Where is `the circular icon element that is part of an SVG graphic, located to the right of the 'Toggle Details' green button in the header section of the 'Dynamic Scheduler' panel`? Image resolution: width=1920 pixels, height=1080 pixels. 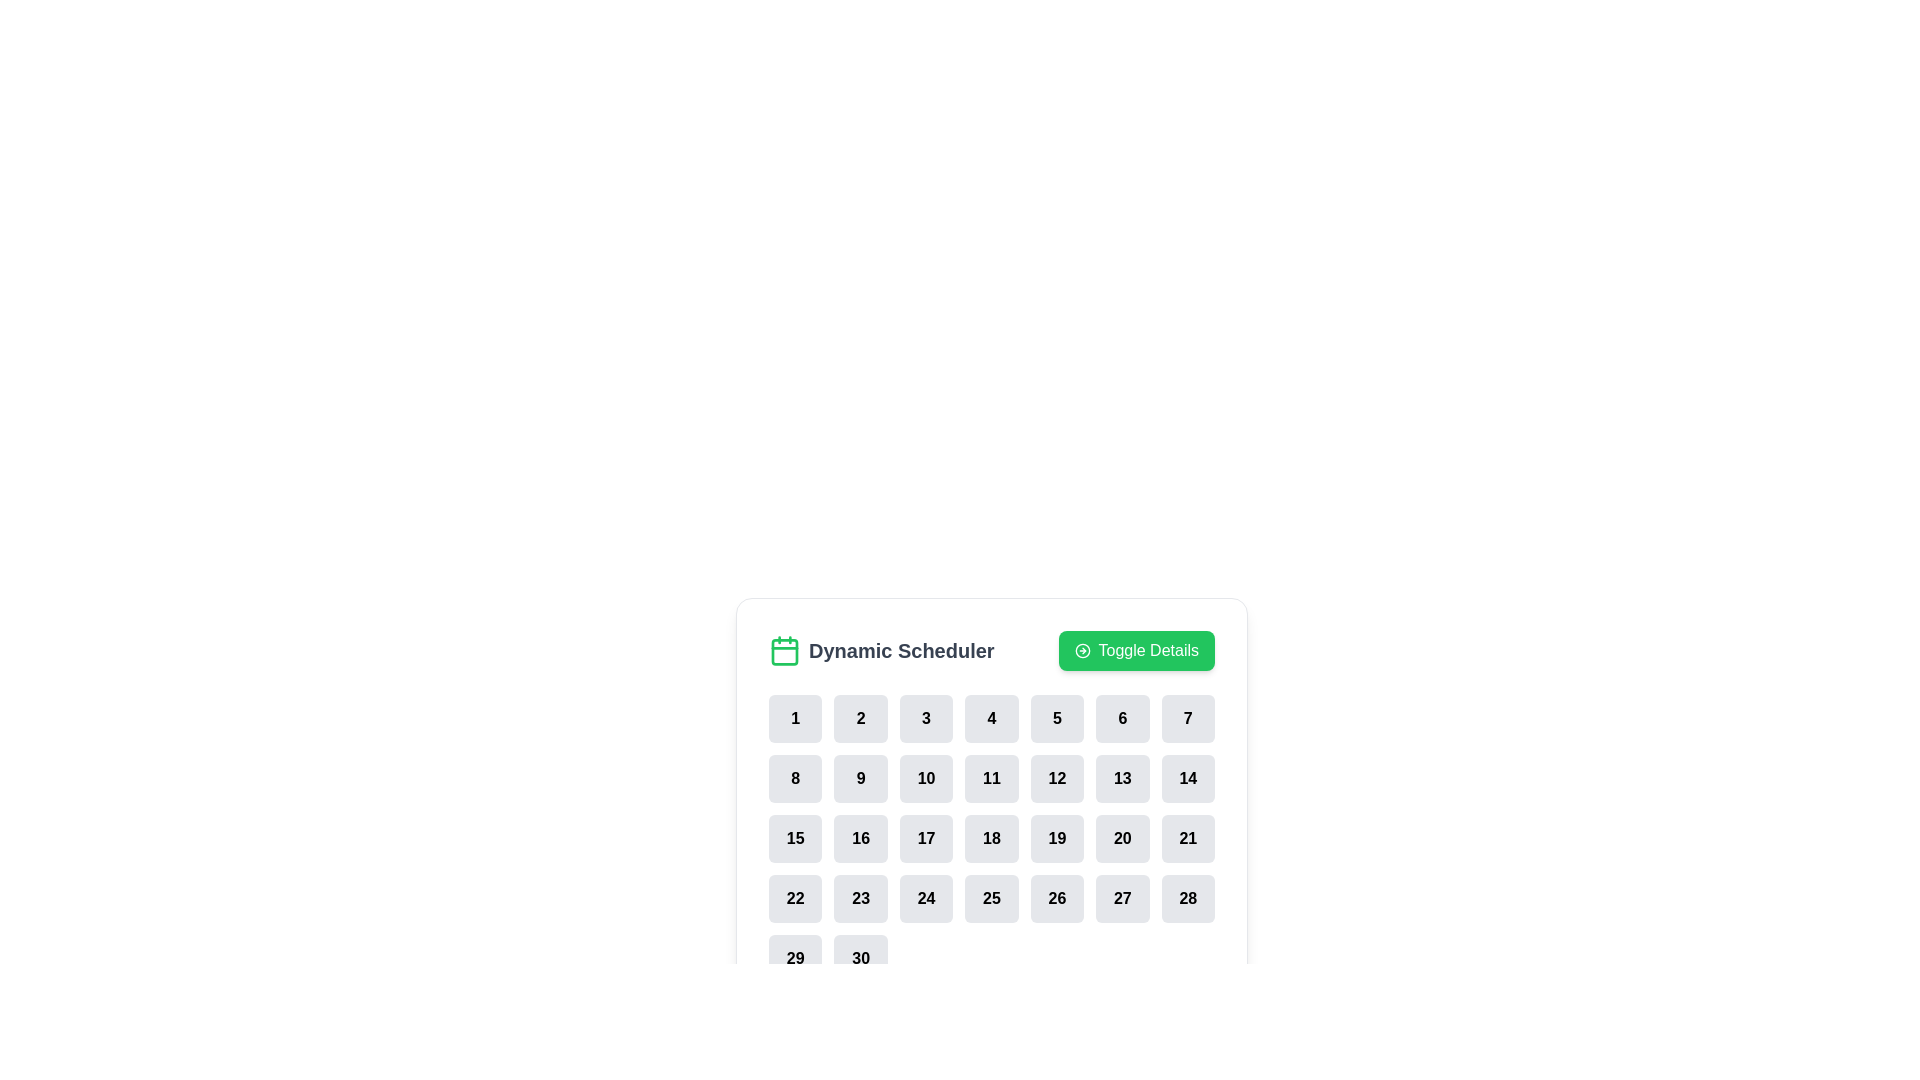
the circular icon element that is part of an SVG graphic, located to the right of the 'Toggle Details' green button in the header section of the 'Dynamic Scheduler' panel is located at coordinates (1081, 651).